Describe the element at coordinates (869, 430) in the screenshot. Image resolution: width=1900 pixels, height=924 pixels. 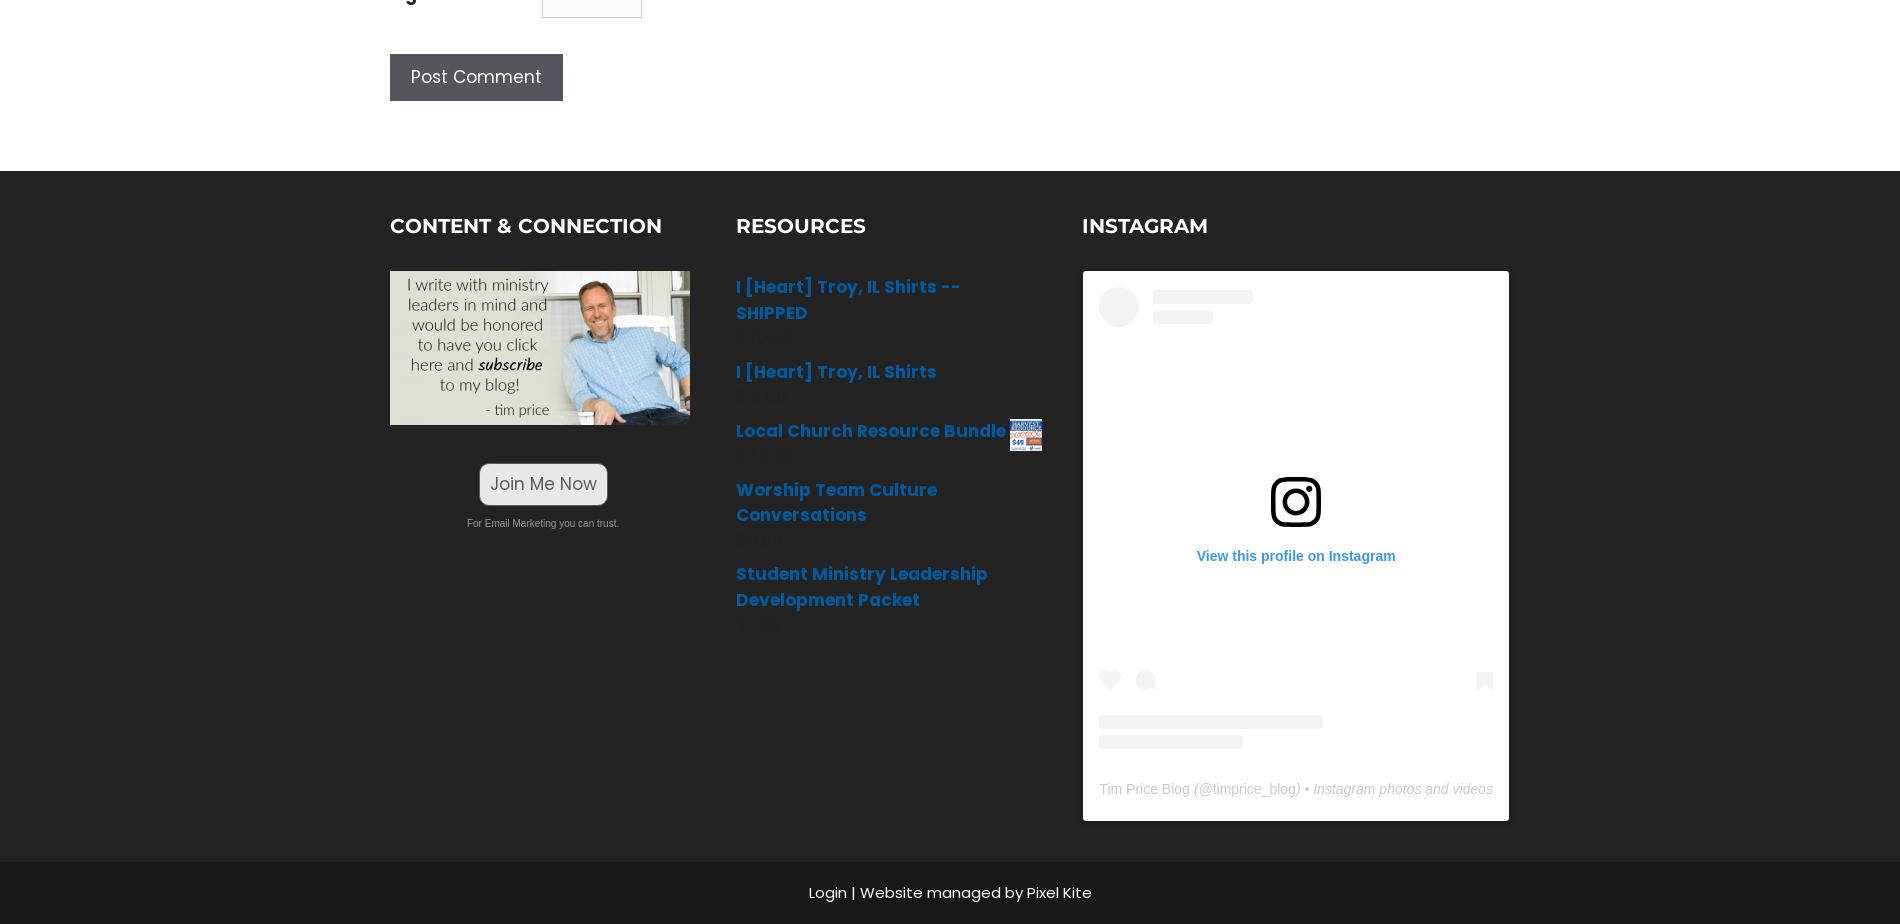
I see `'Local Church Resource Bundle'` at that location.